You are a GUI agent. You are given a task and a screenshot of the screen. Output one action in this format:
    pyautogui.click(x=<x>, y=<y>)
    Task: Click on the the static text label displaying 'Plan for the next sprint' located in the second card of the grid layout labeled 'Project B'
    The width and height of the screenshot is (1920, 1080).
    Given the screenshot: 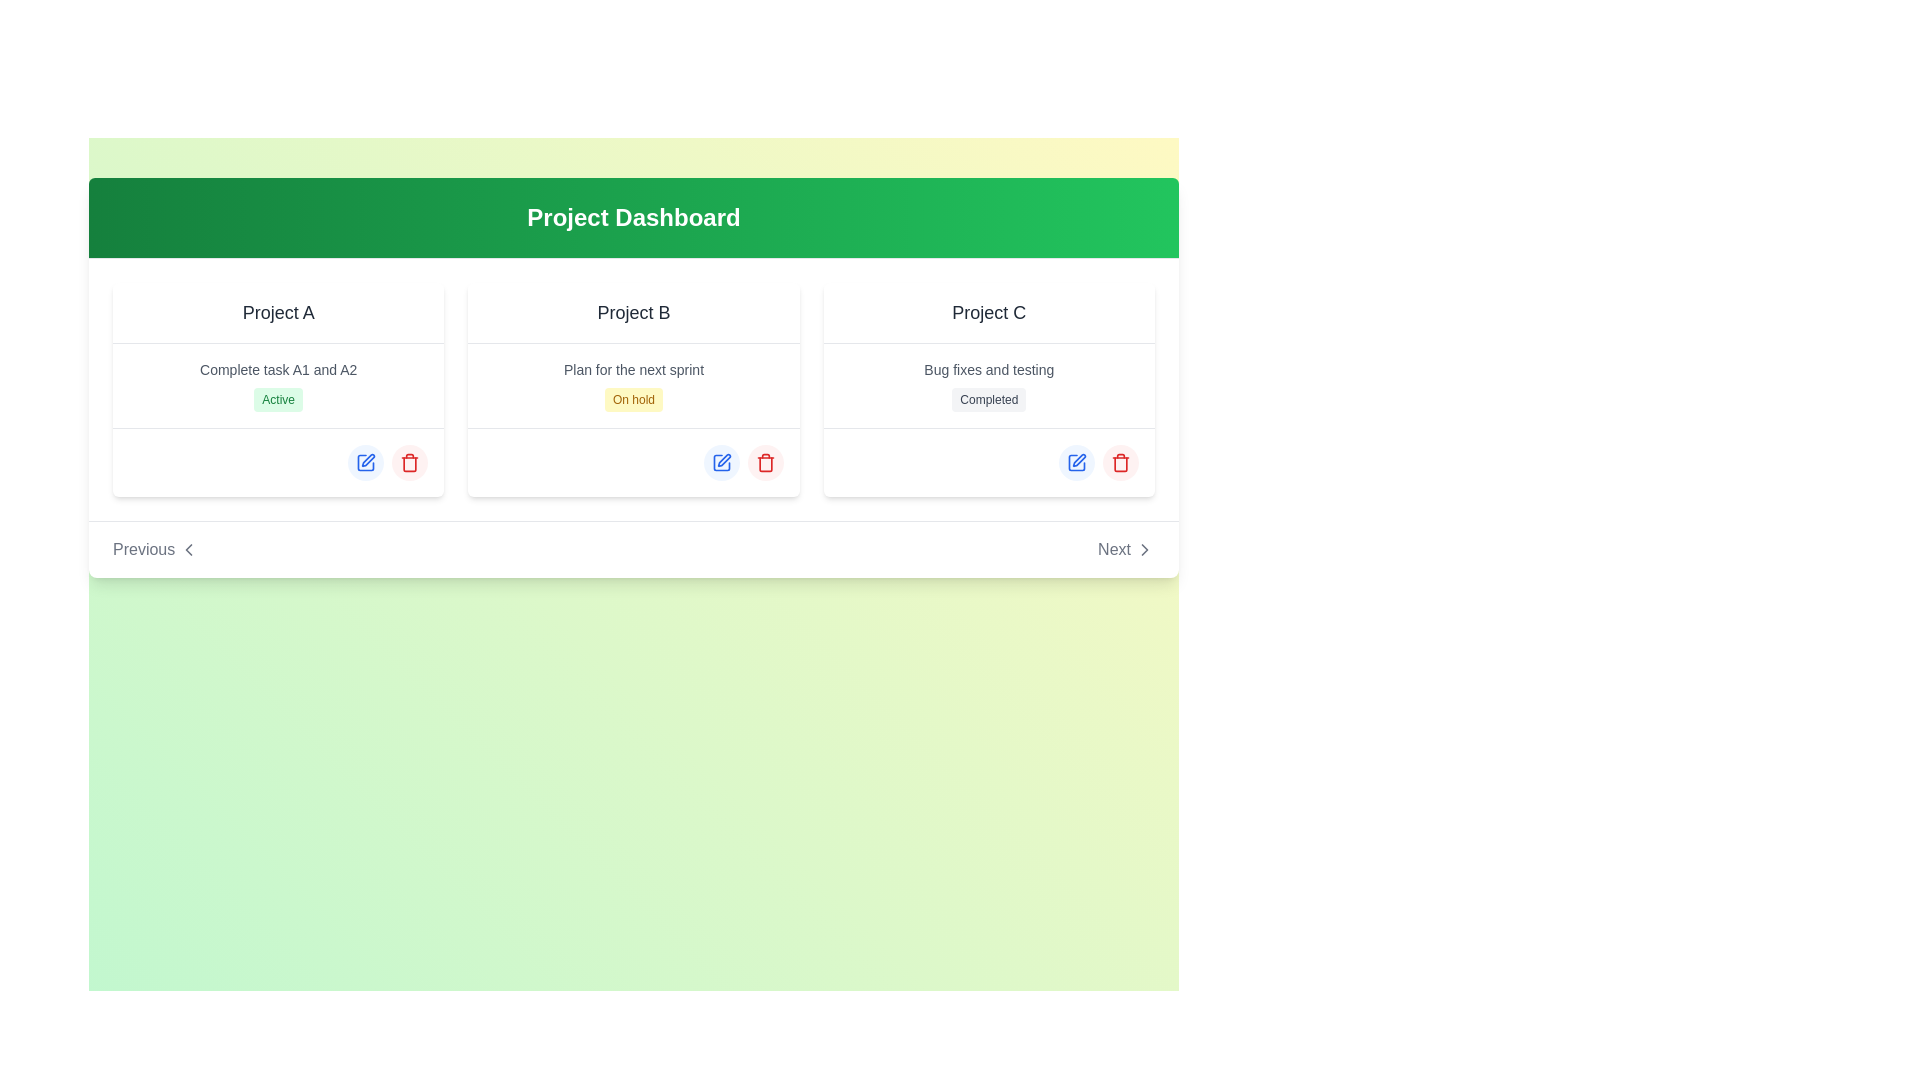 What is the action you would take?
    pyautogui.click(x=632, y=370)
    